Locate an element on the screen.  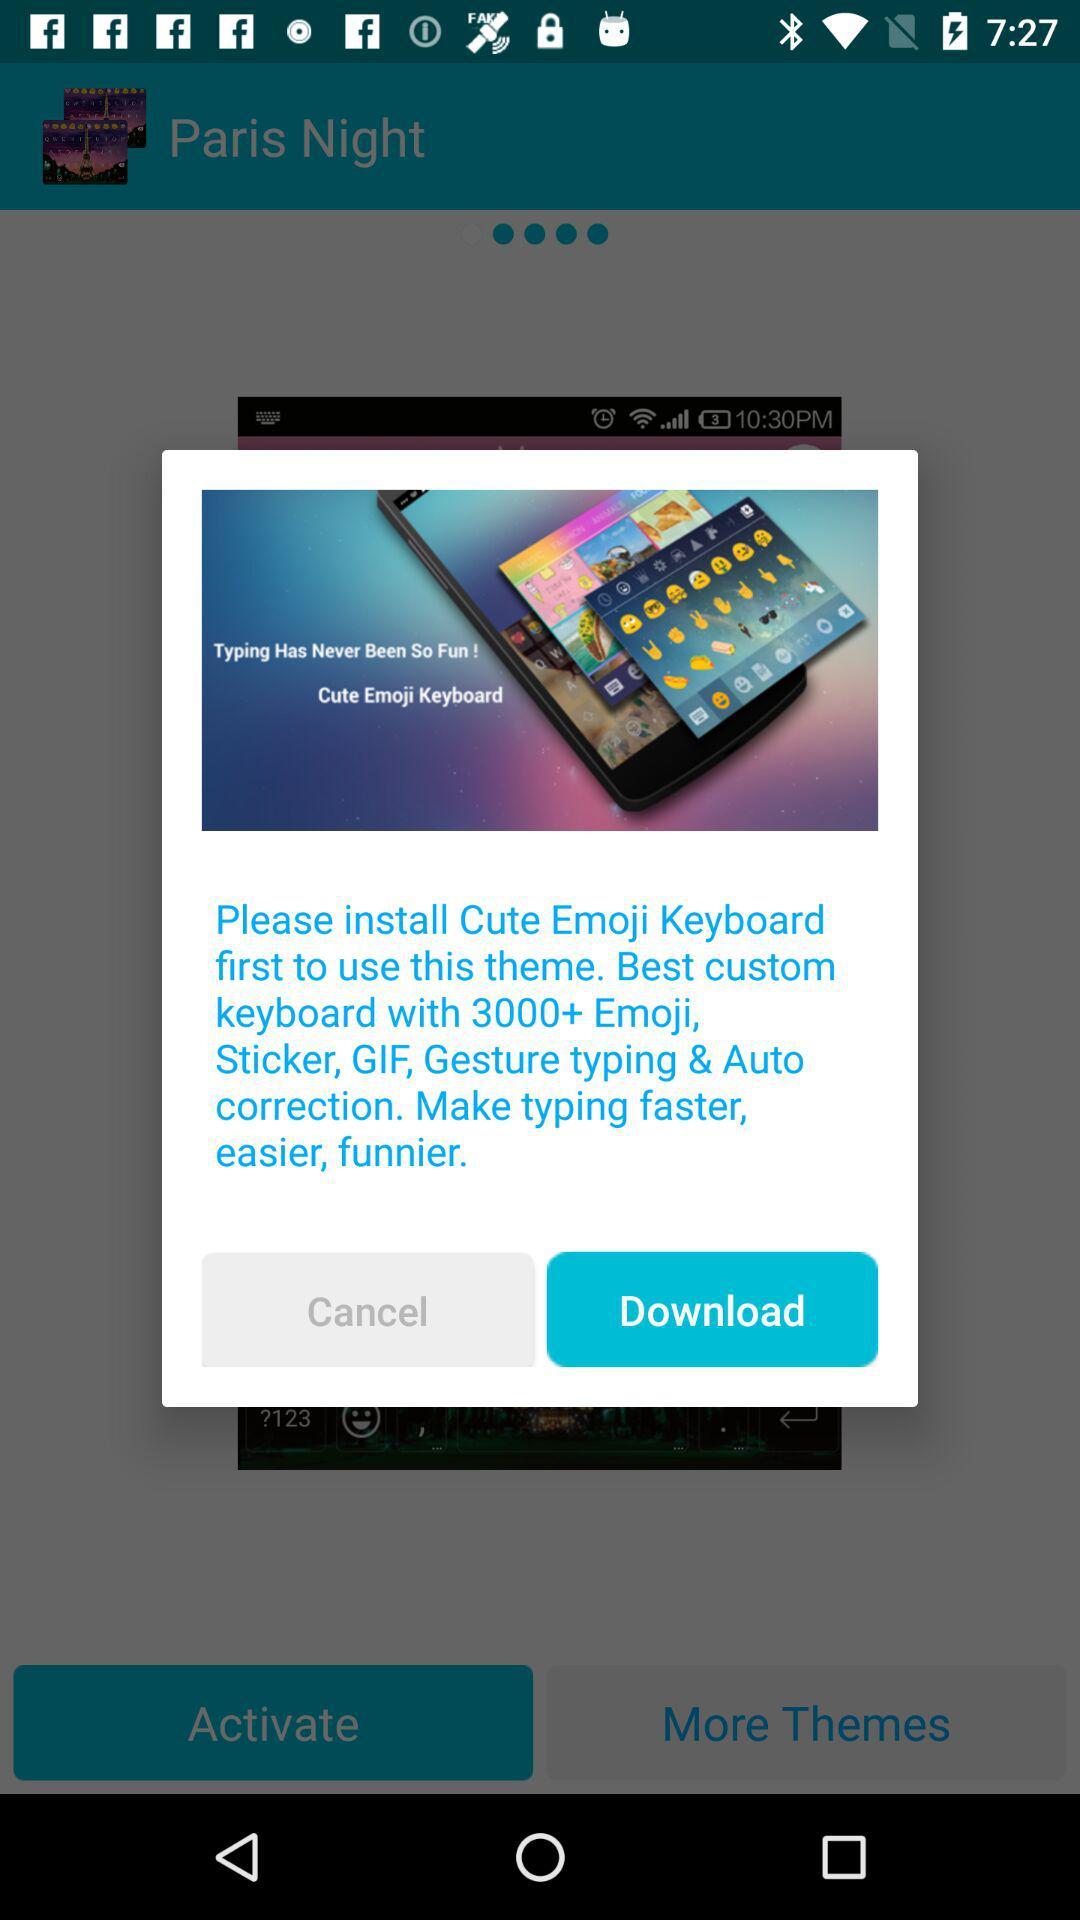
download item is located at coordinates (711, 1309).